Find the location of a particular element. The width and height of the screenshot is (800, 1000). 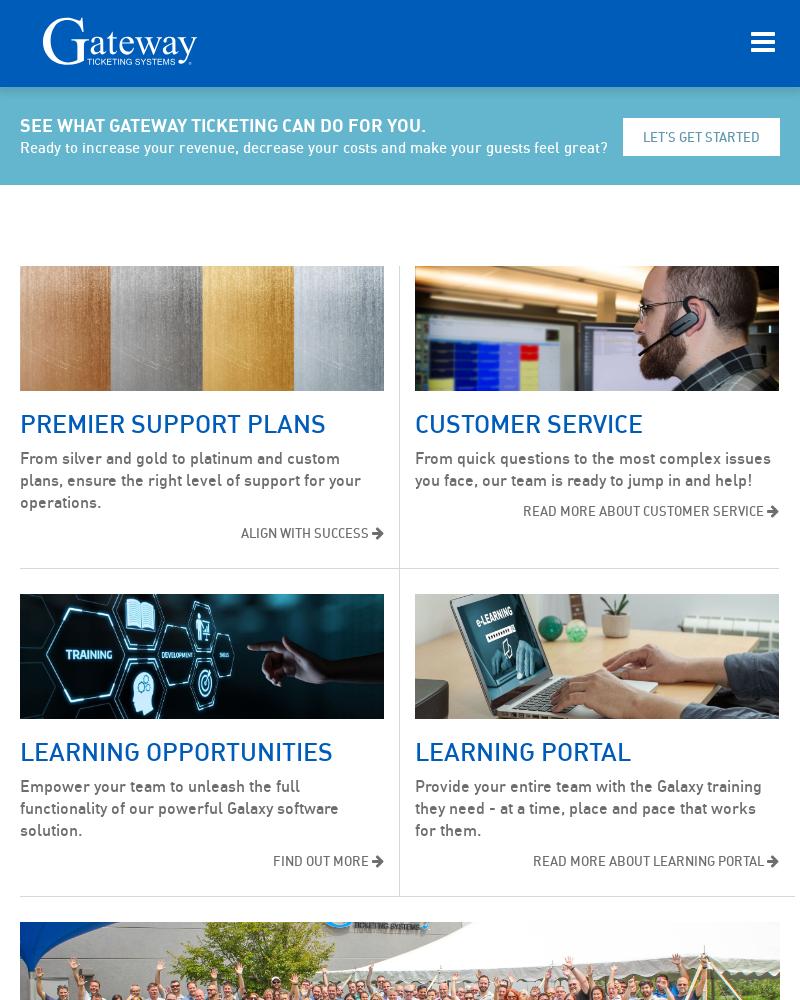

'Find out more' is located at coordinates (320, 860).